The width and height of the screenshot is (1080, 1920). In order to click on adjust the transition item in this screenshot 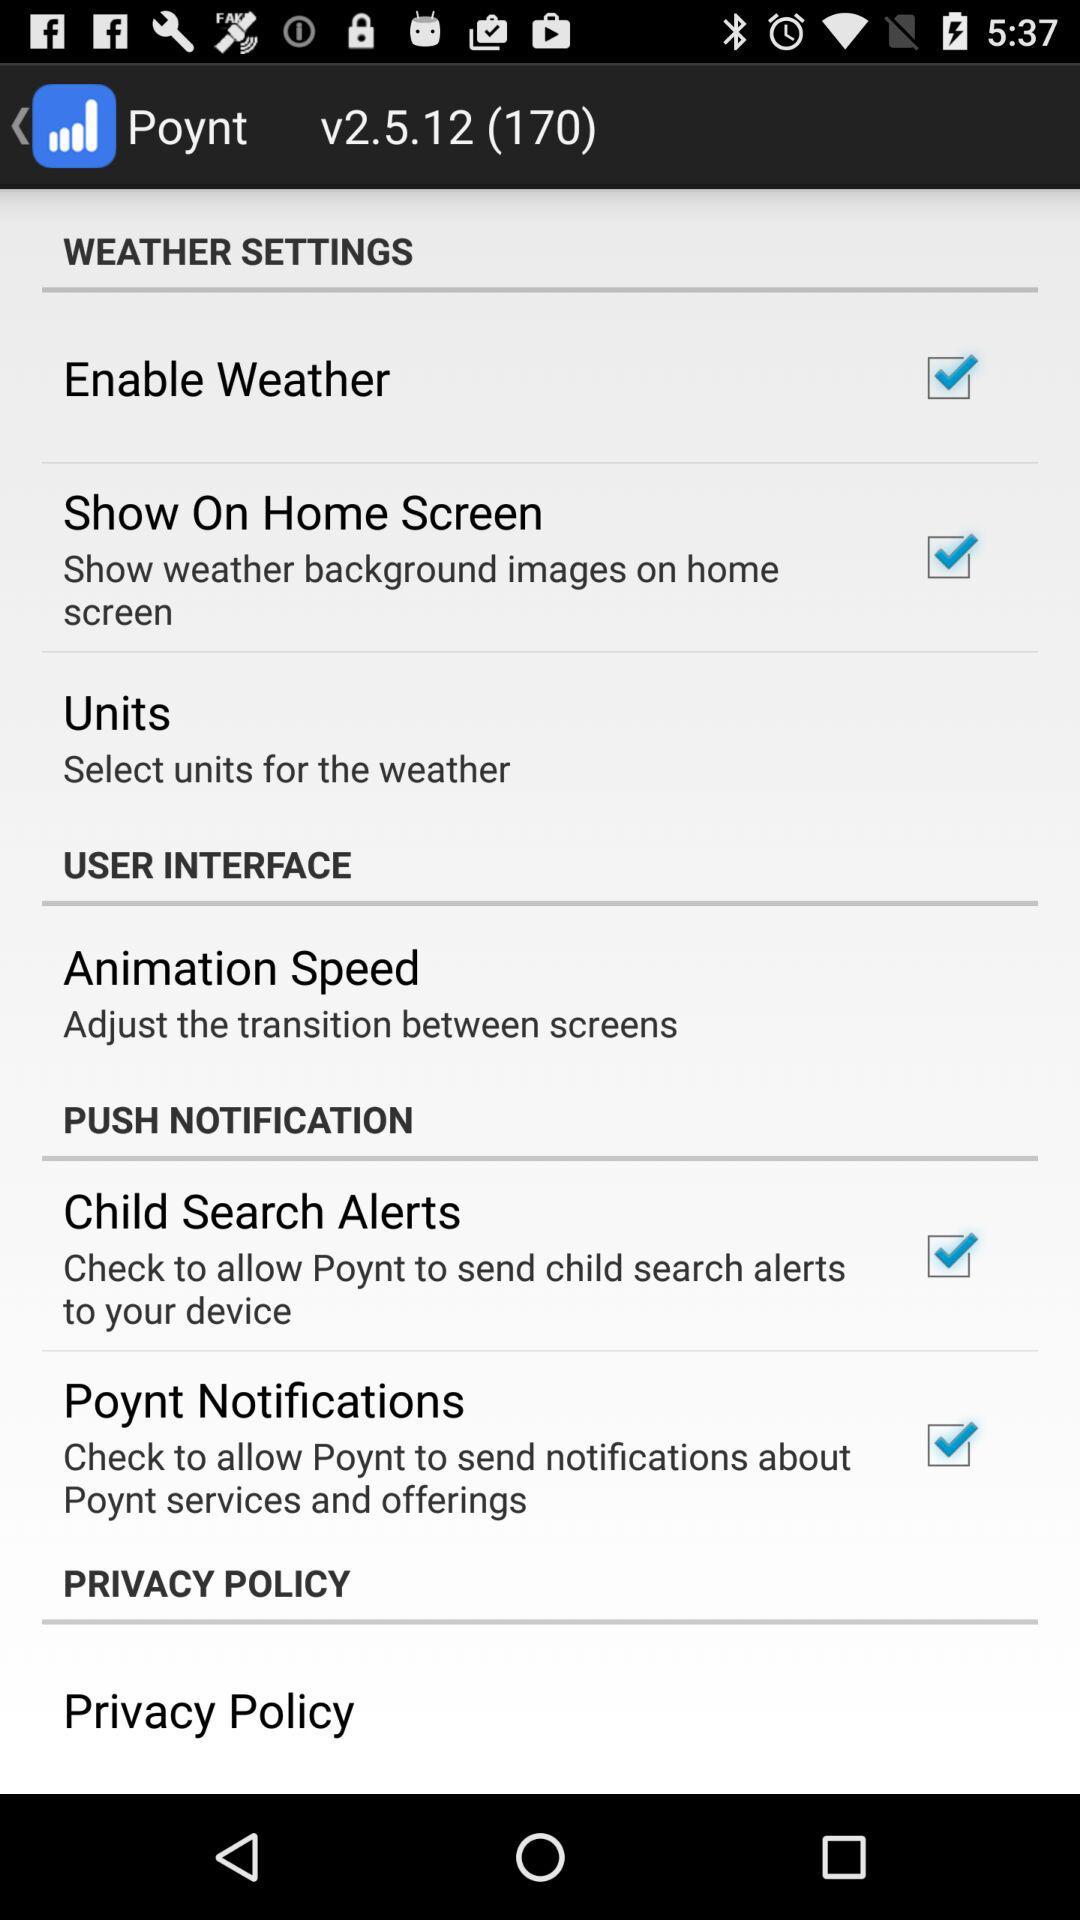, I will do `click(370, 1022)`.